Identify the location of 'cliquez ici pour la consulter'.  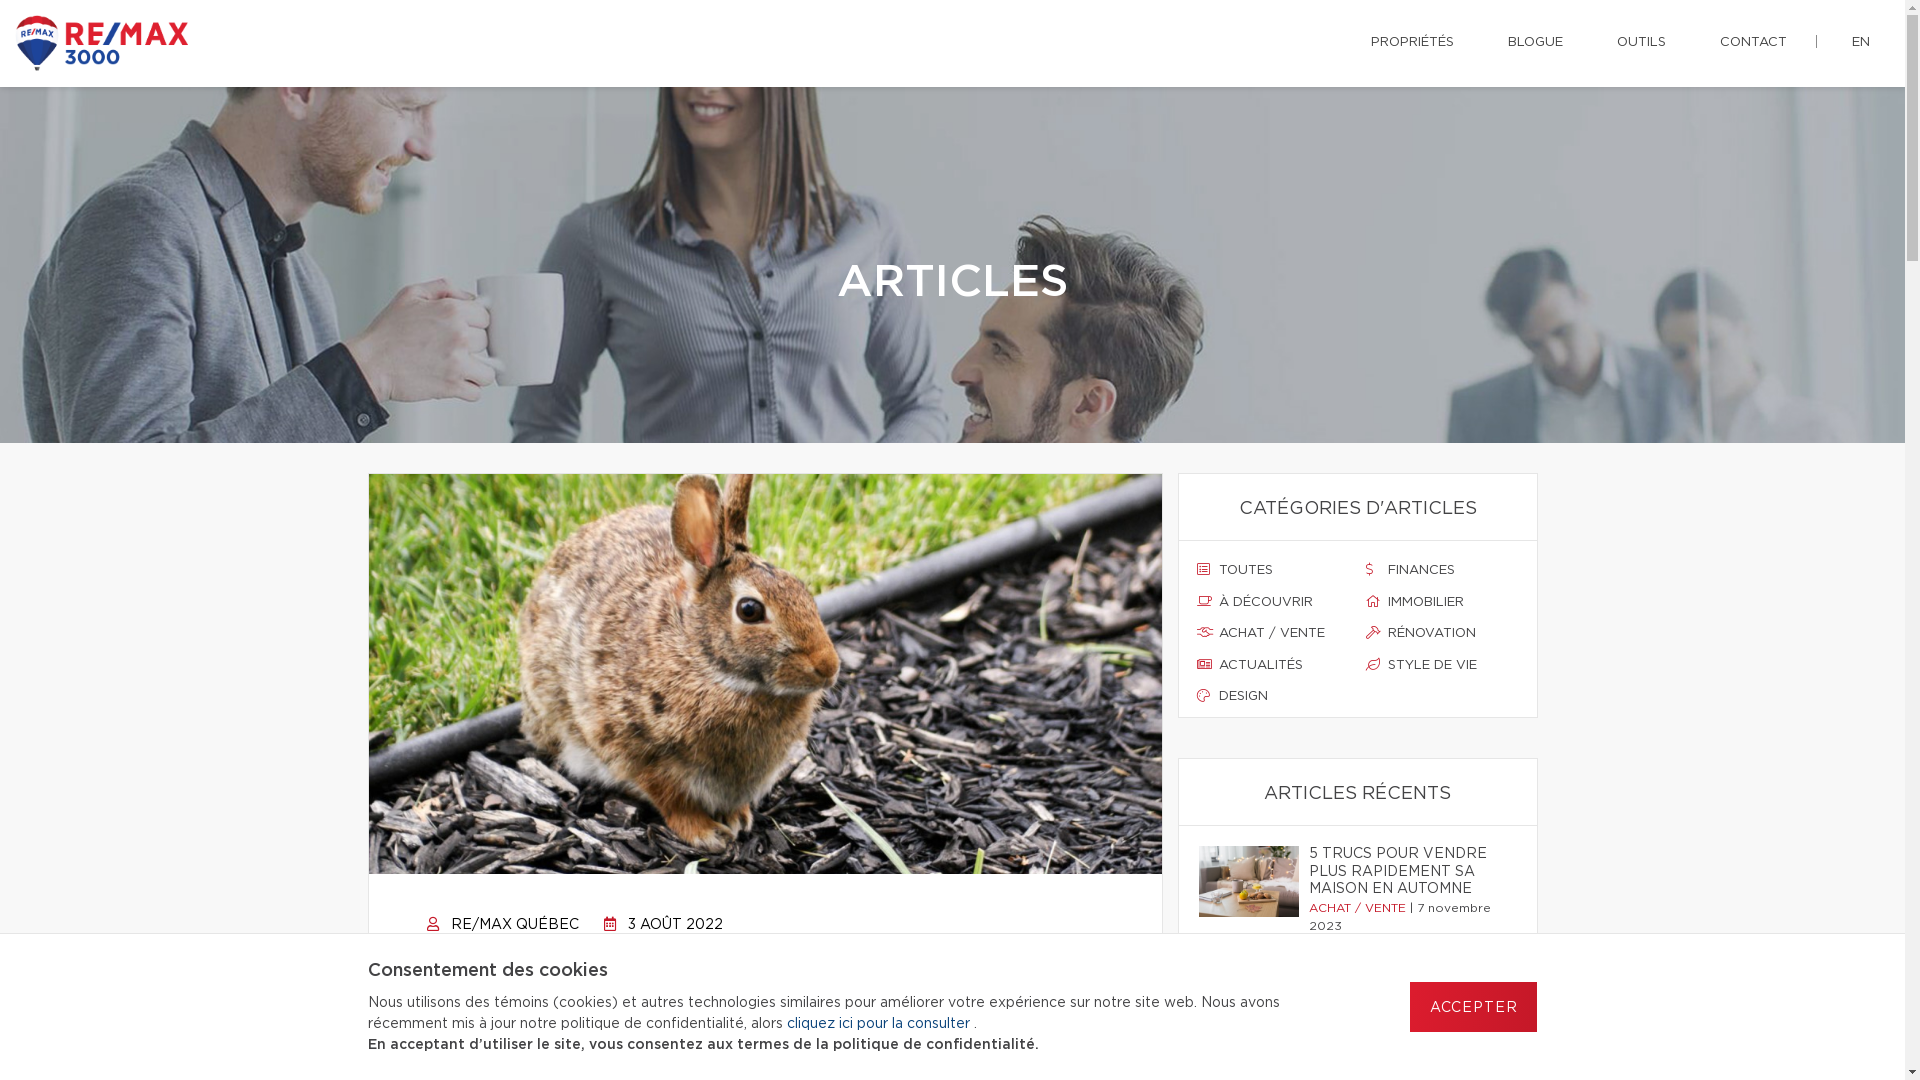
(879, 1023).